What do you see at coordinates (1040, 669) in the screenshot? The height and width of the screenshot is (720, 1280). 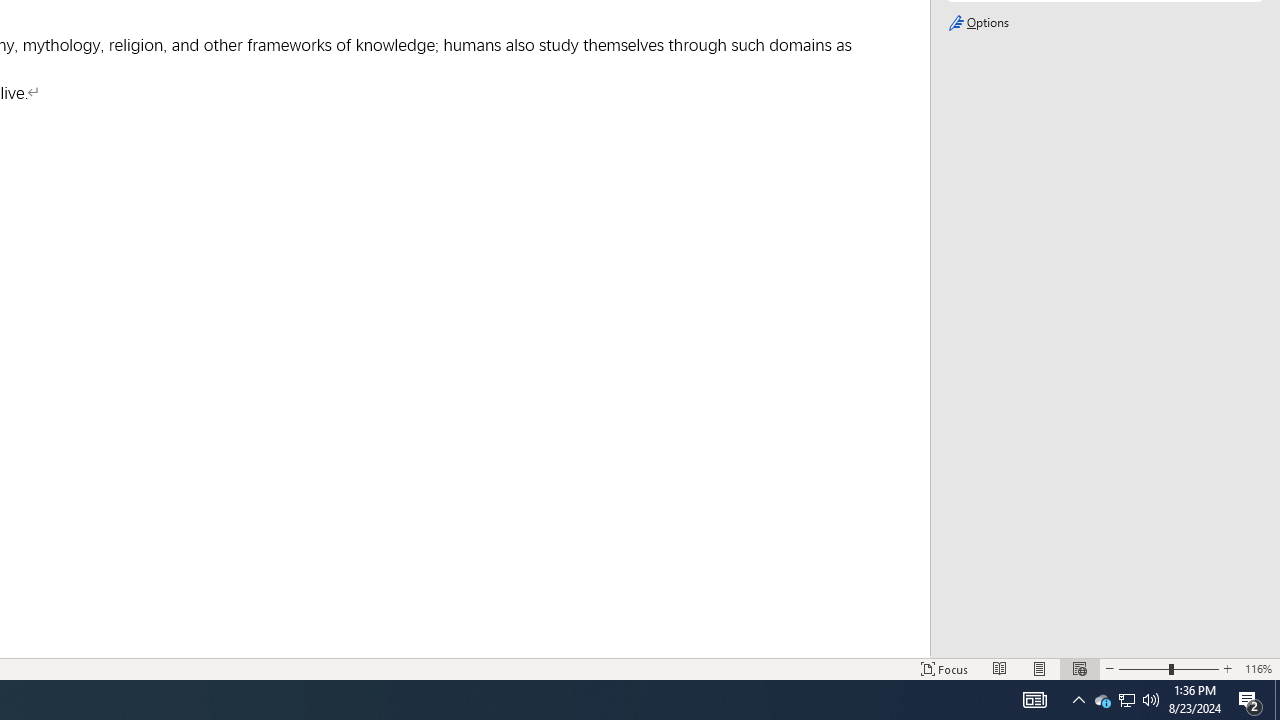 I see `'Print Layout'` at bounding box center [1040, 669].